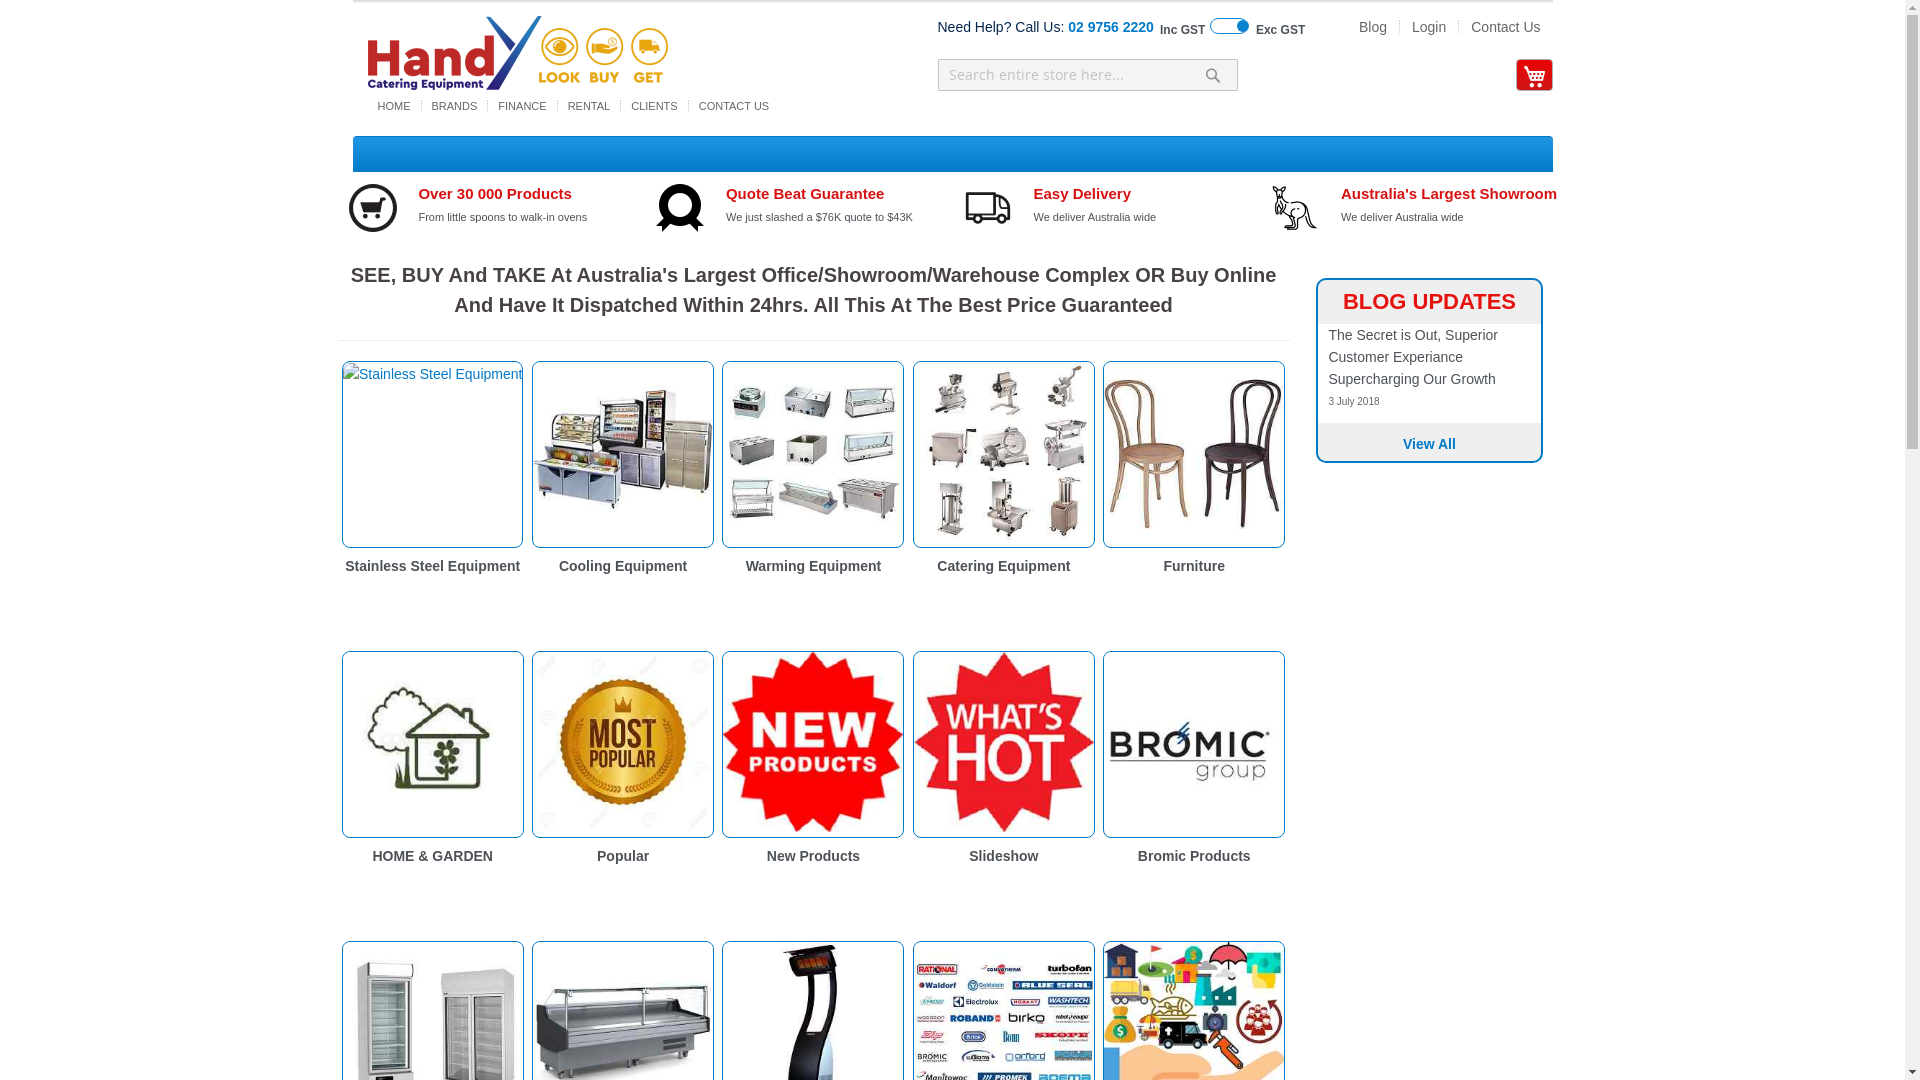  Describe the element at coordinates (394, 105) in the screenshot. I see `'HOME'` at that location.